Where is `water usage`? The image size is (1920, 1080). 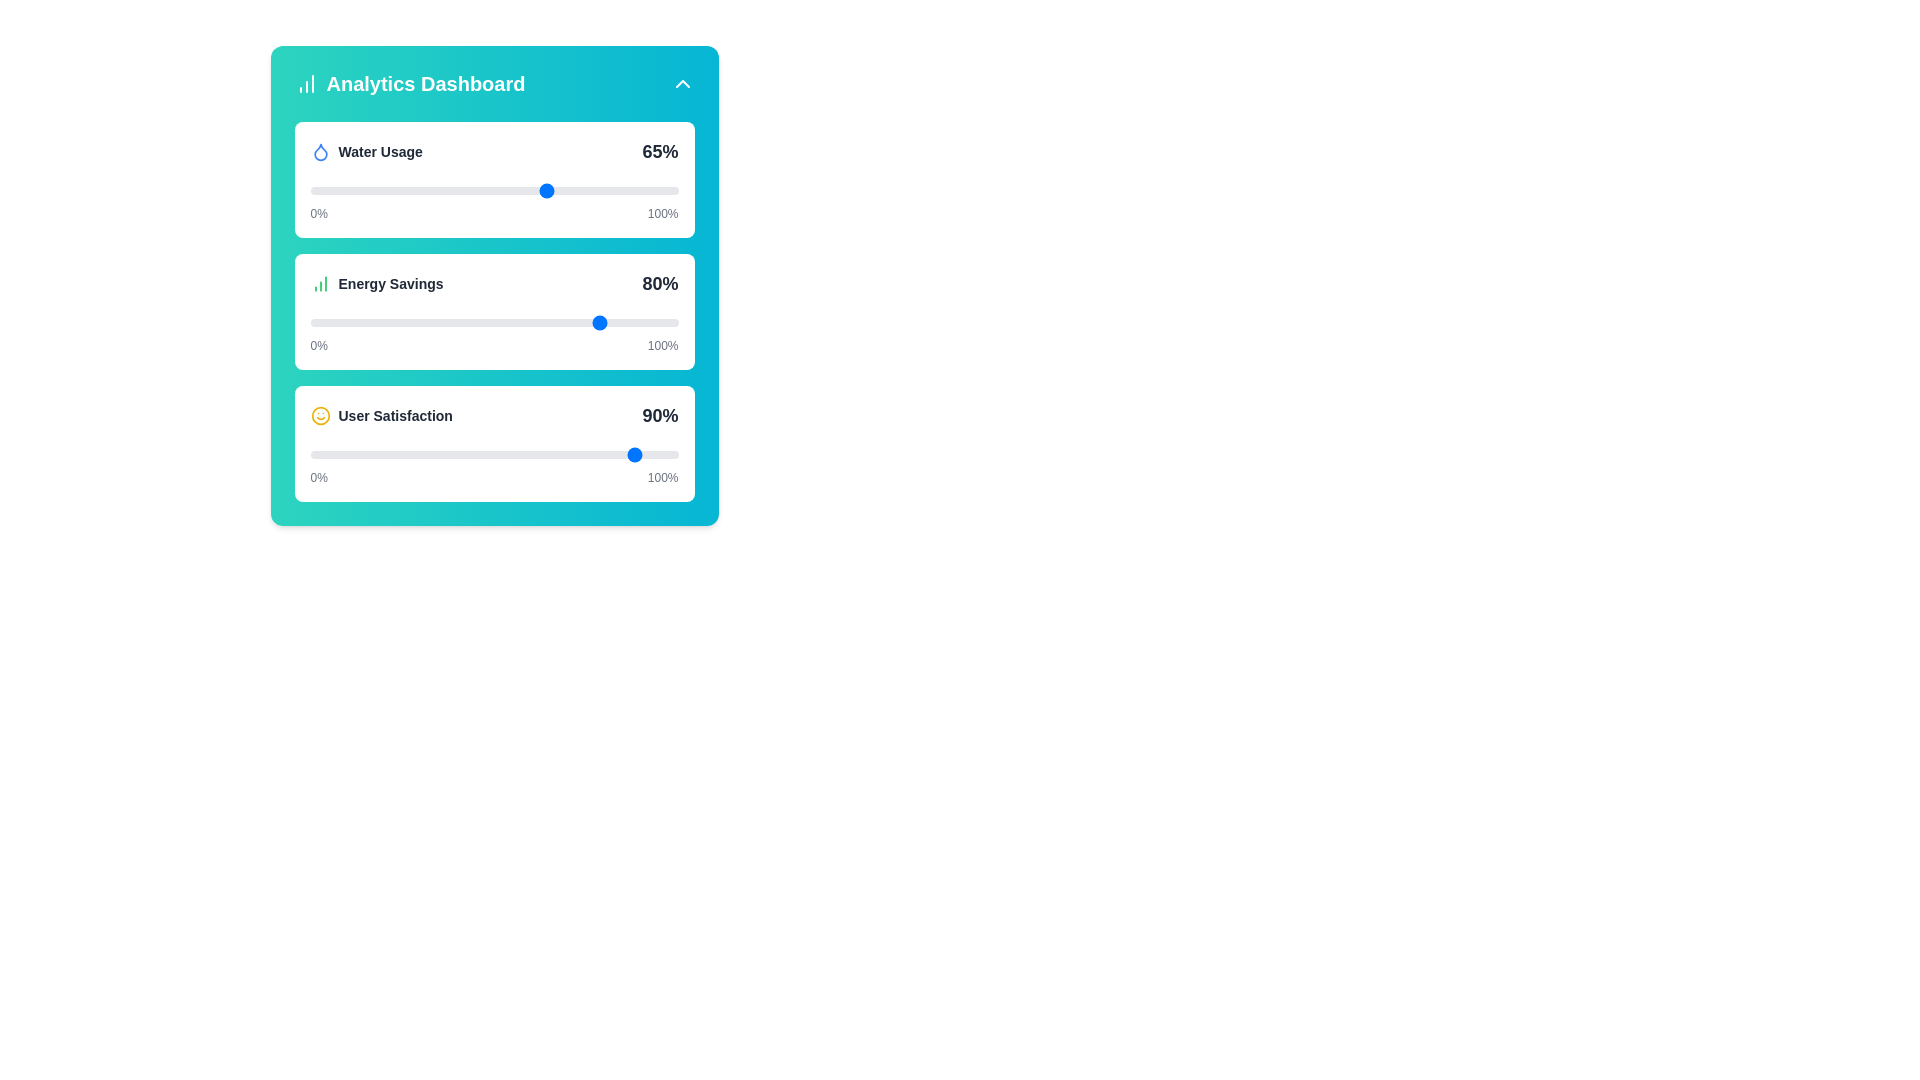
water usage is located at coordinates (347, 191).